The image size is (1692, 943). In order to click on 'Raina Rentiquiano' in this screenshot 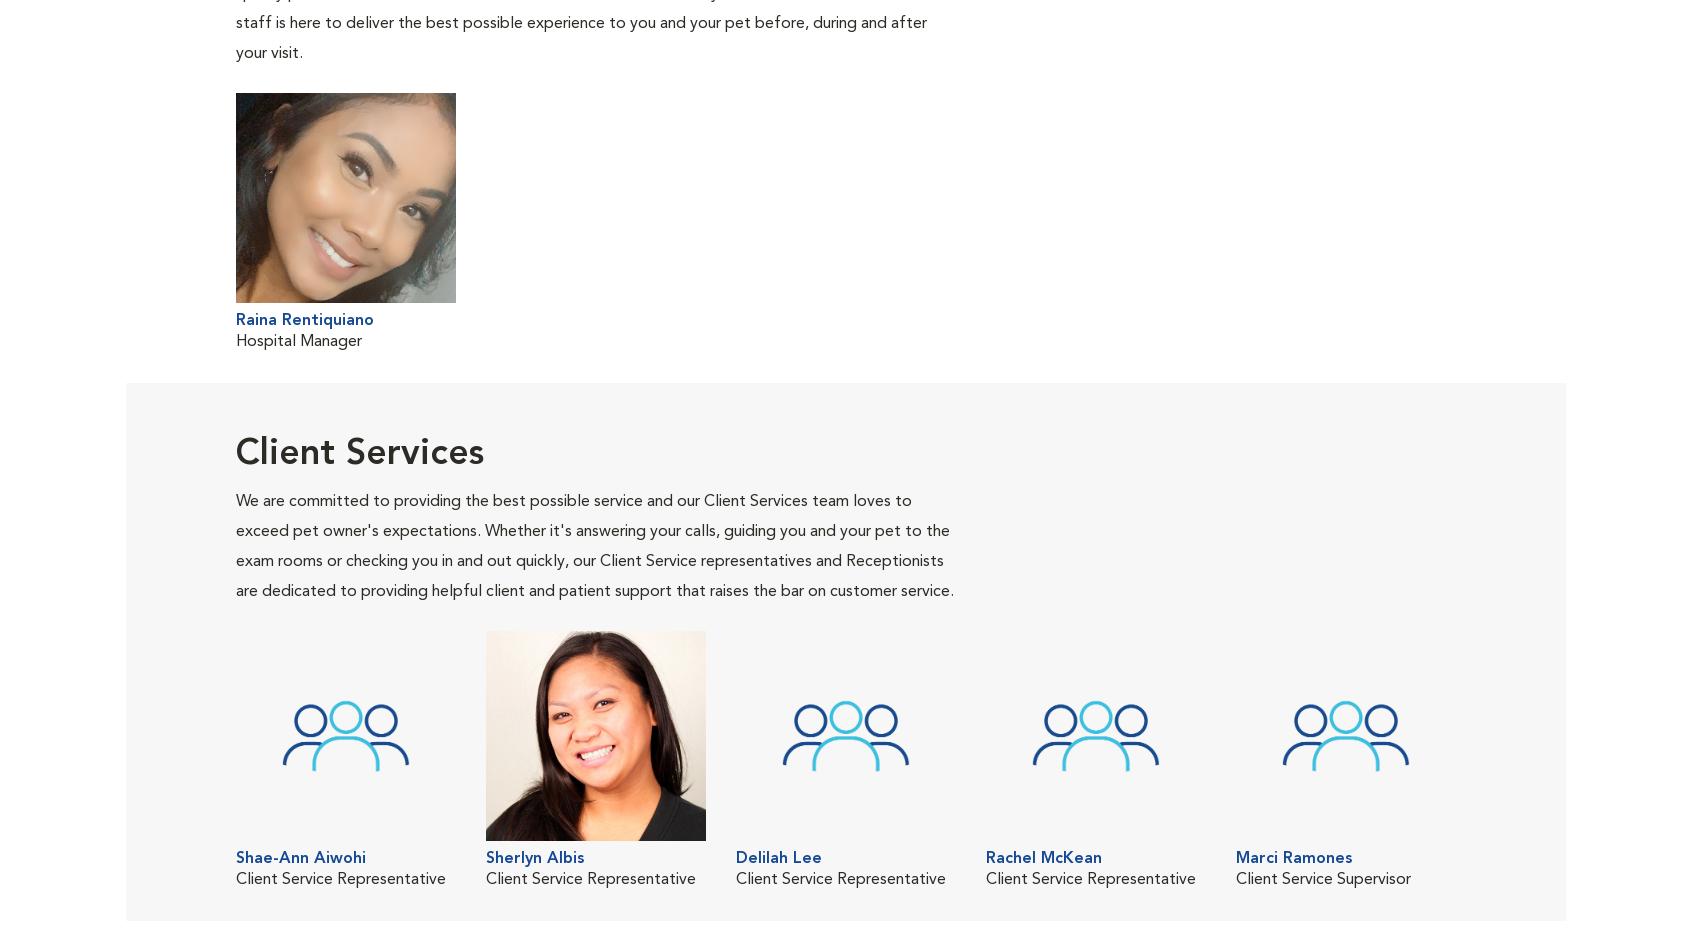, I will do `click(304, 320)`.